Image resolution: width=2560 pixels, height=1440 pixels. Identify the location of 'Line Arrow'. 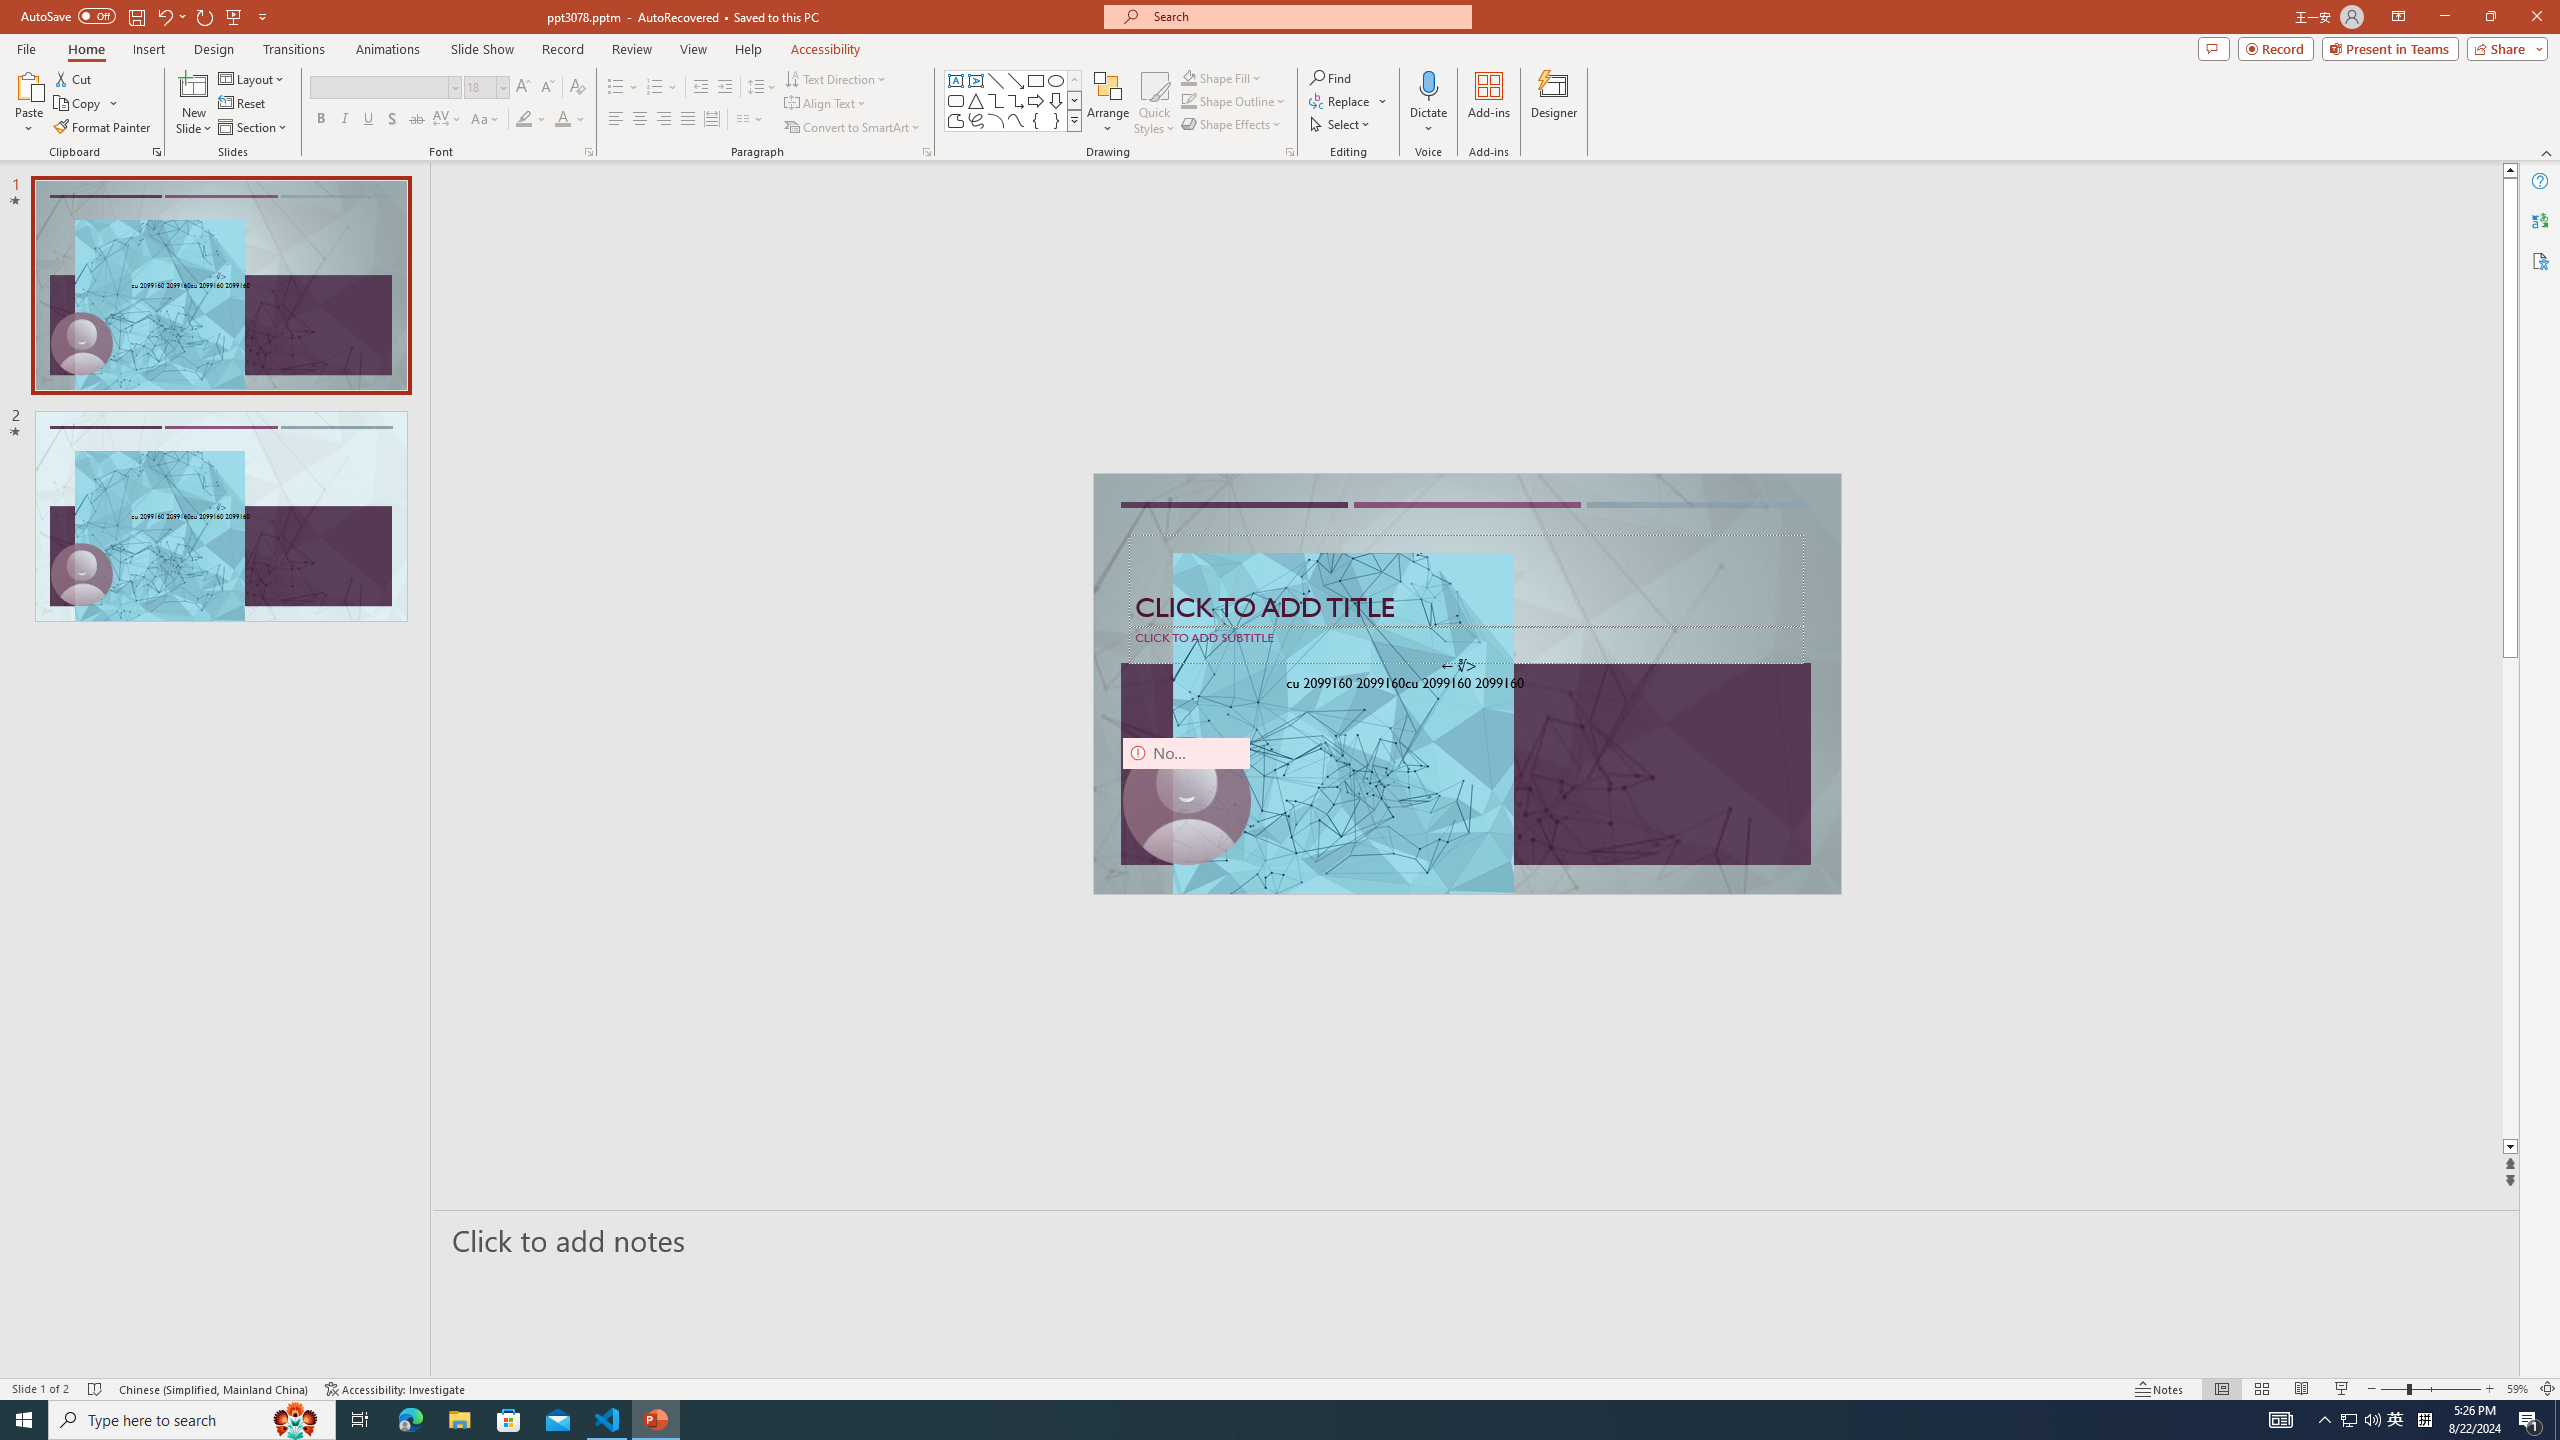
(1015, 80).